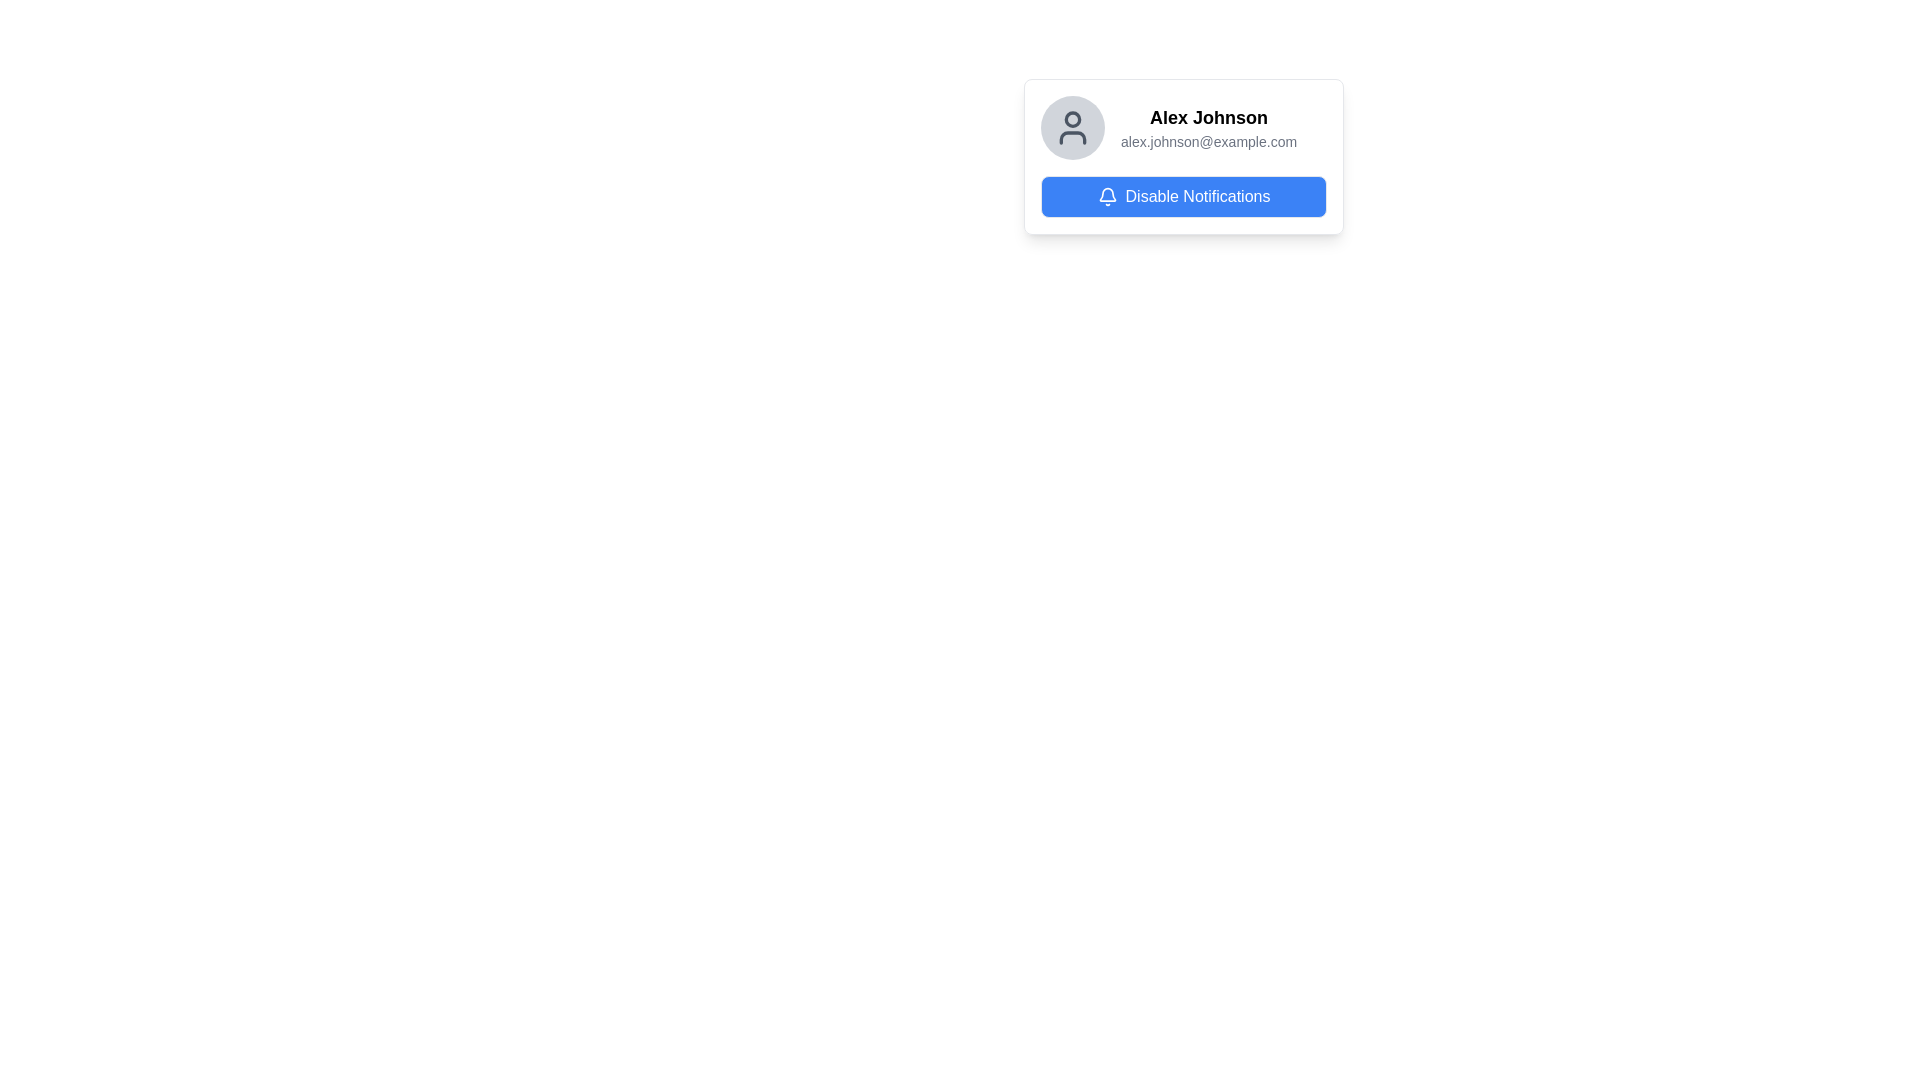  What do you see at coordinates (1072, 127) in the screenshot?
I see `the circular user profile picture placeholder with a gray background and dark gray user icon, located to the left of 'Alex Johnson' and 'alex.johnson@example.com'` at bounding box center [1072, 127].